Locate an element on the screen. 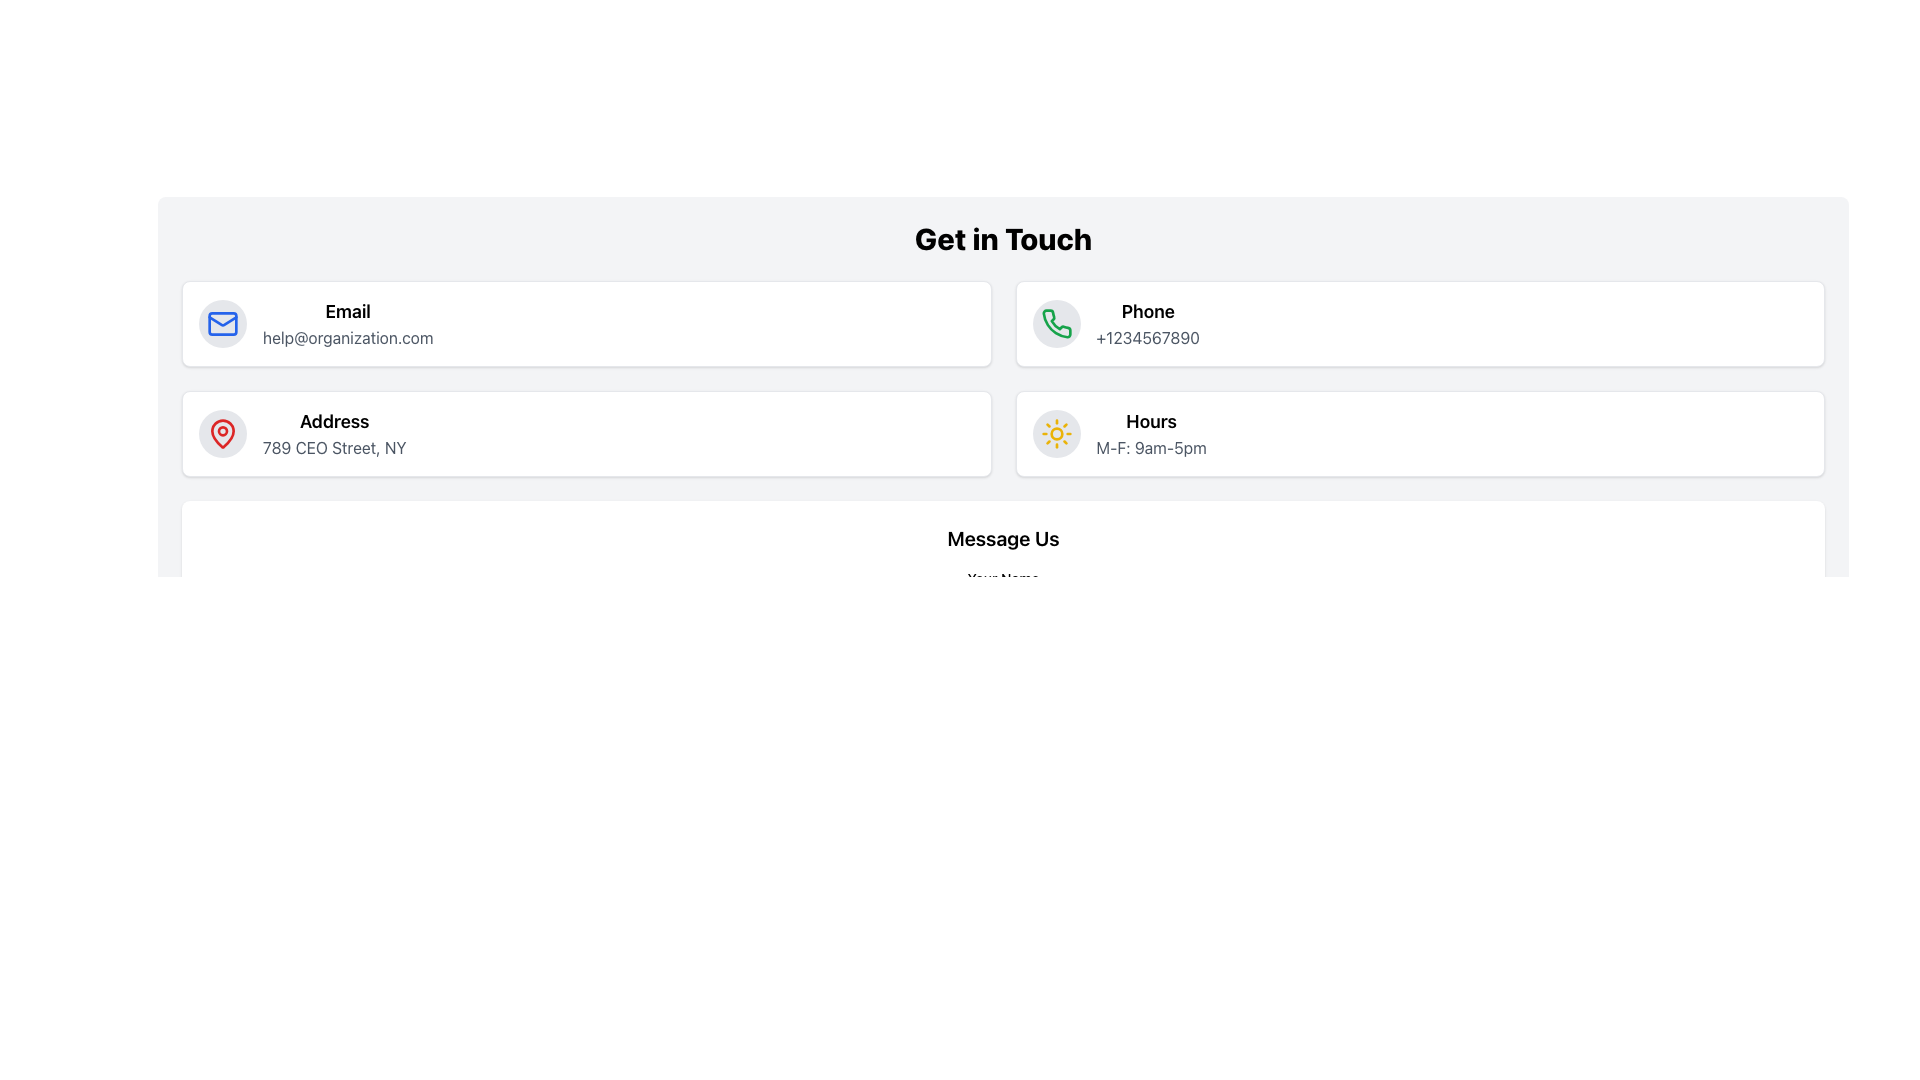  the Informational Text Block titled 'Hours' which displays the subtitle 'M-F: 9am-5pm', located in the second column of the grid layout under the 'Get in Touch' section is located at coordinates (1151, 433).